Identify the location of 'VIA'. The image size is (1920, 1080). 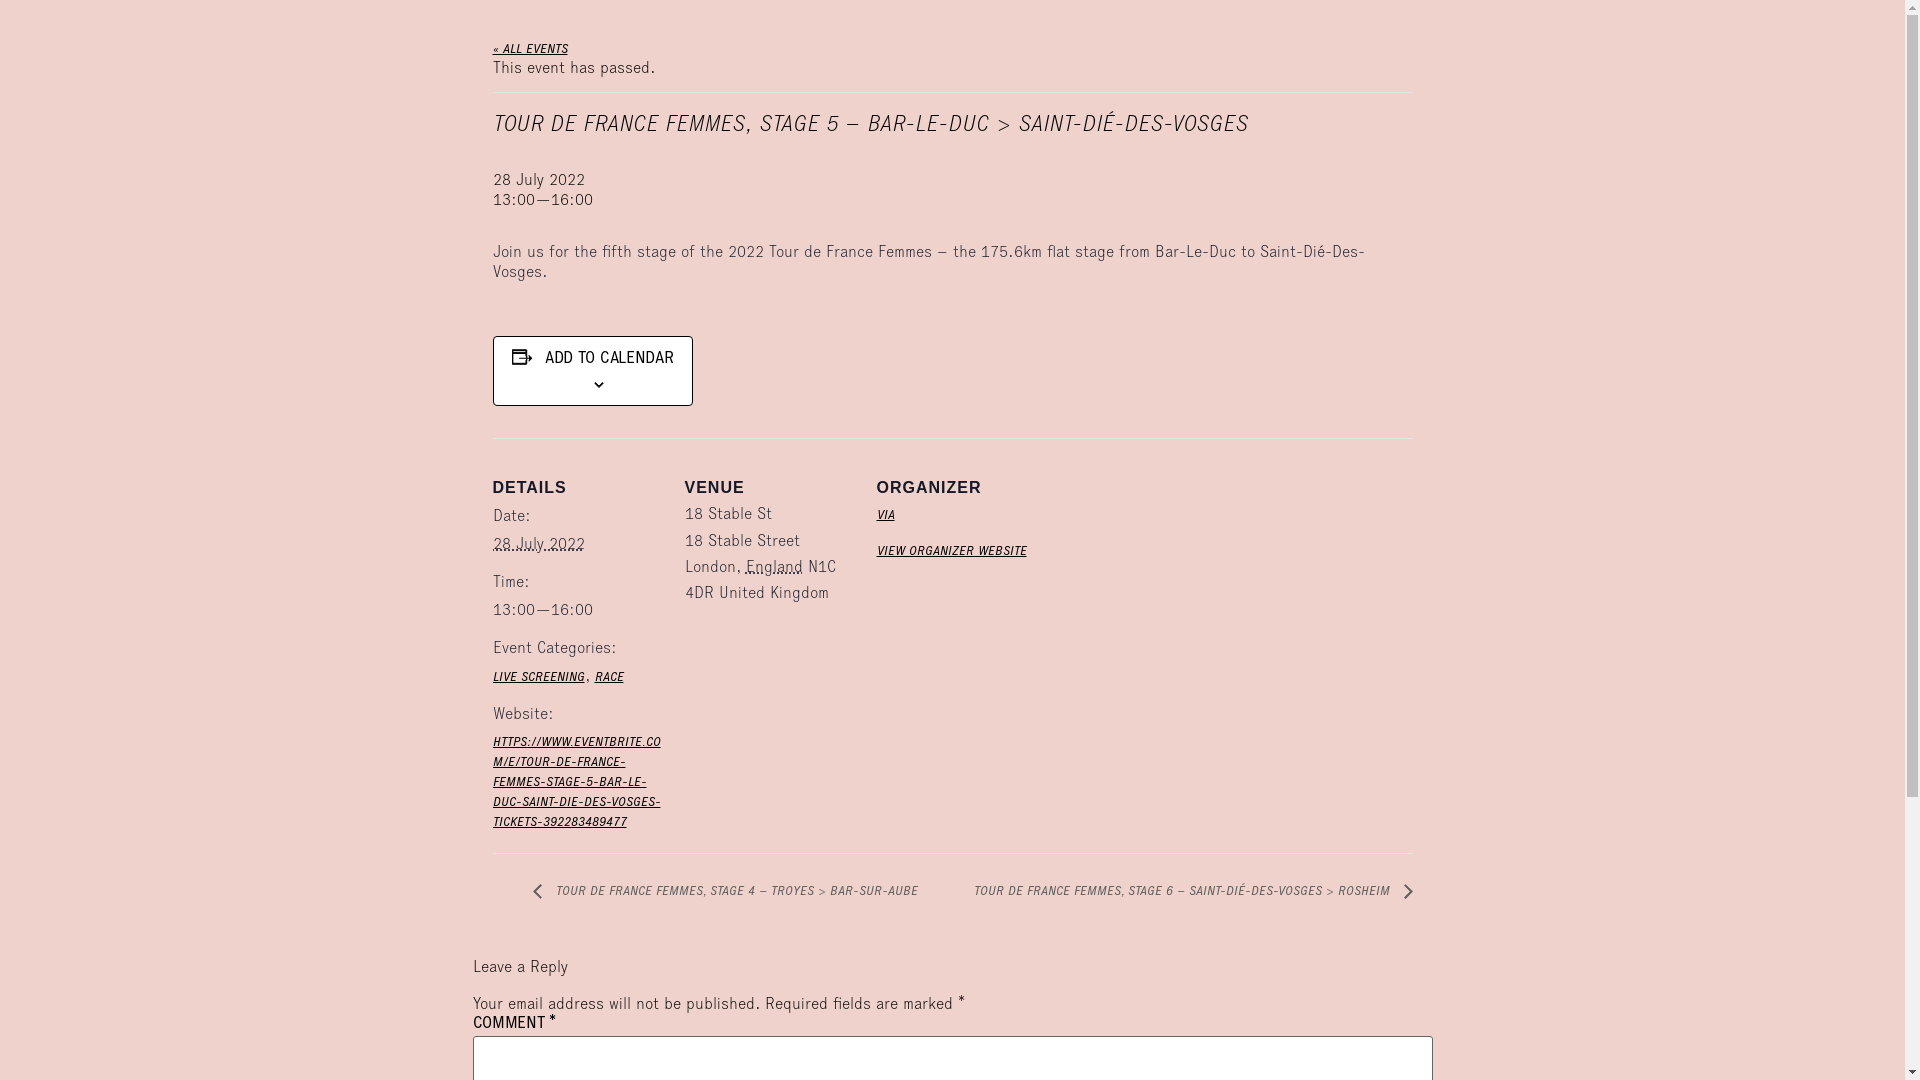
(883, 515).